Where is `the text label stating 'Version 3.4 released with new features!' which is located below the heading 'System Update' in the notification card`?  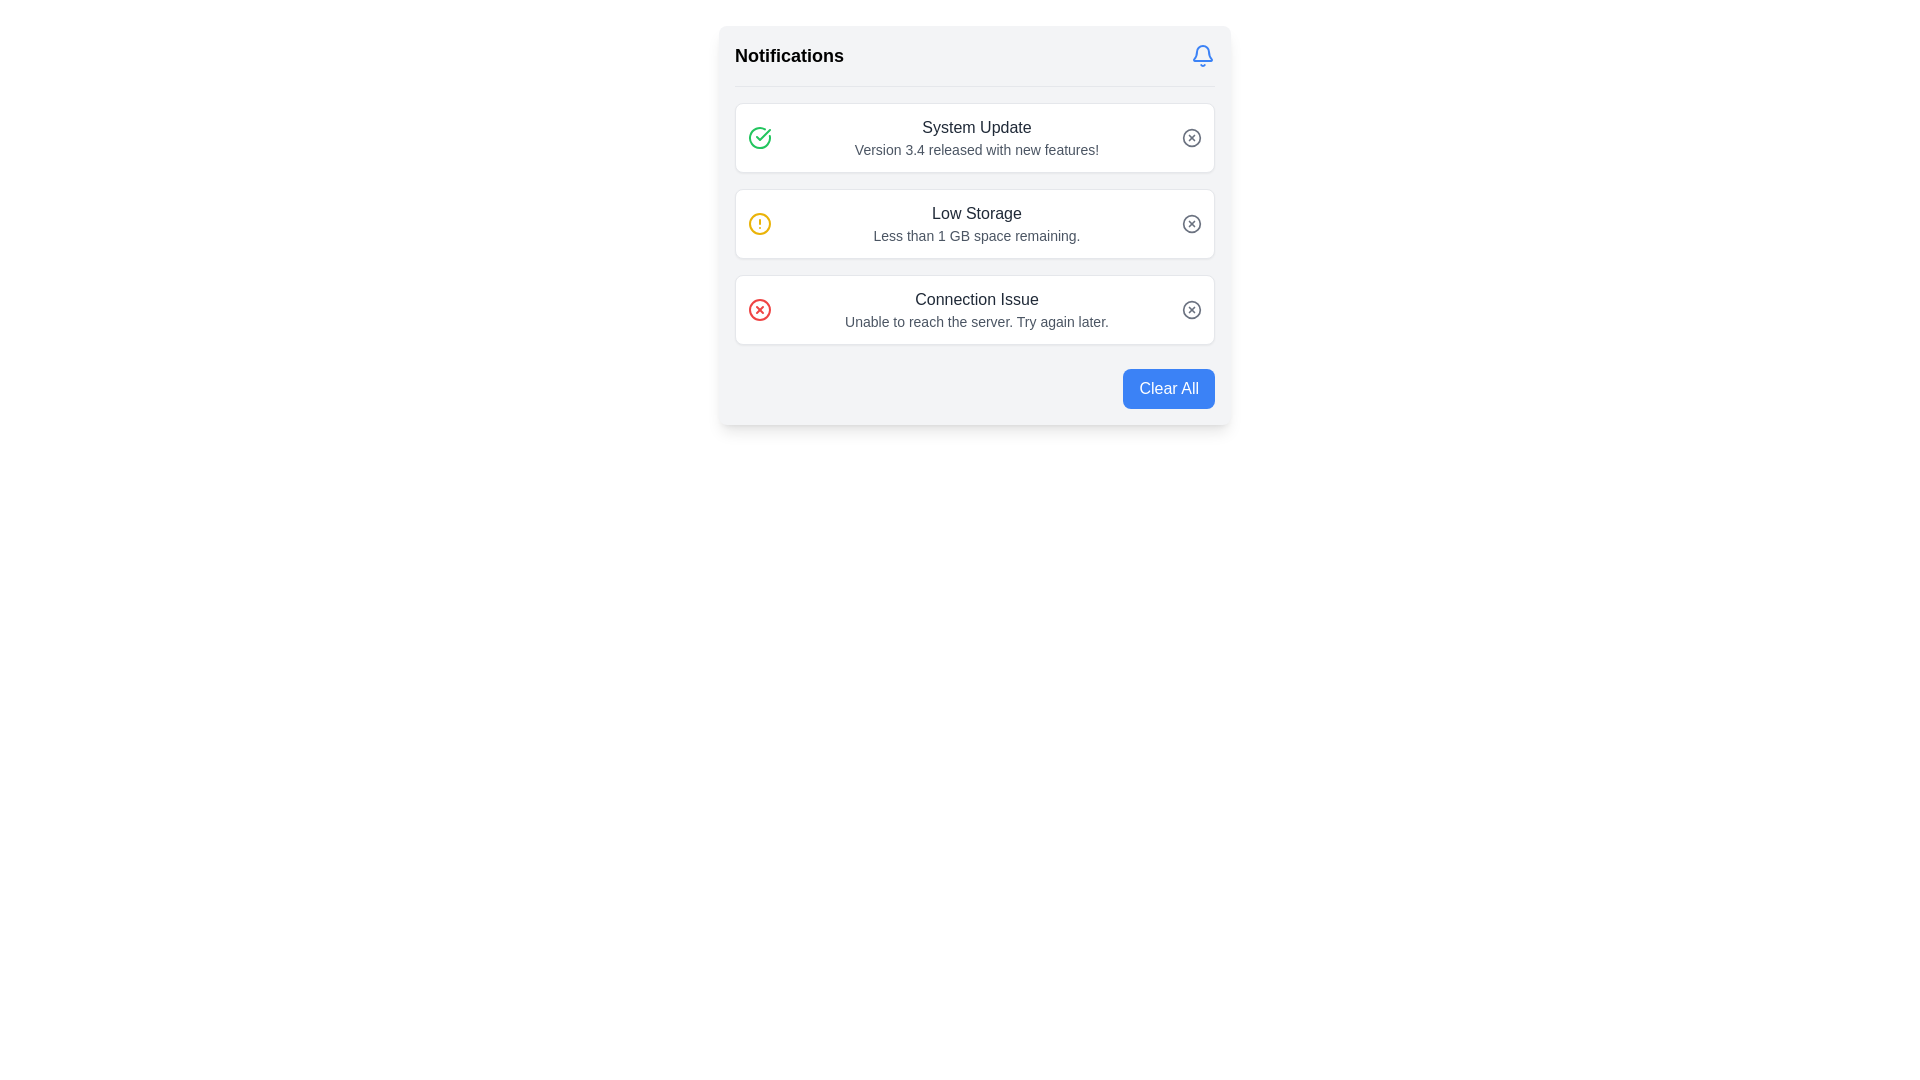
the text label stating 'Version 3.4 released with new features!' which is located below the heading 'System Update' in the notification card is located at coordinates (977, 149).